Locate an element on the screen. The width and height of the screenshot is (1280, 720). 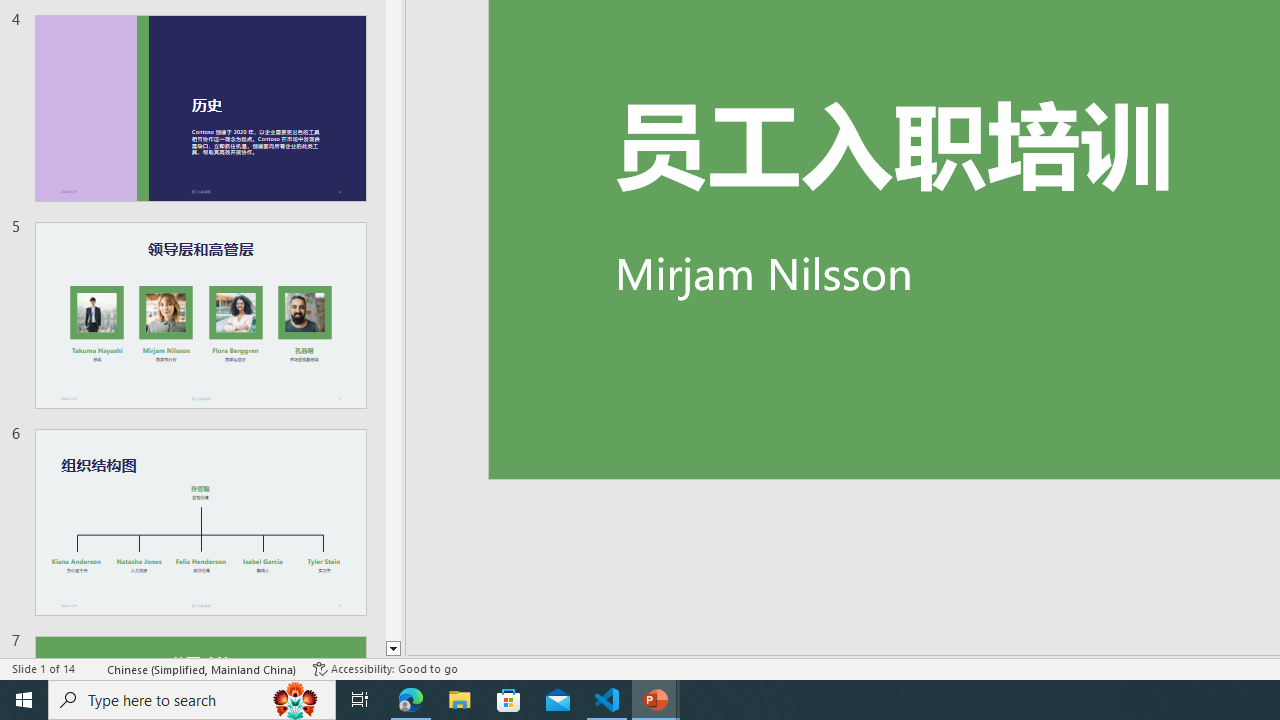
'Accessibility Checker Accessibility: Good to go' is located at coordinates (385, 669).